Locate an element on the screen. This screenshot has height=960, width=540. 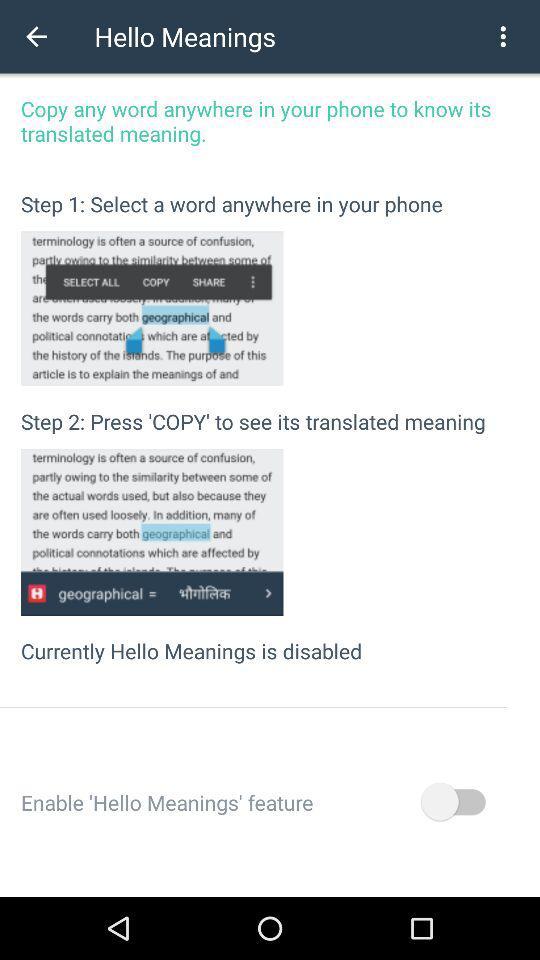
icon at the top right corner is located at coordinates (502, 35).